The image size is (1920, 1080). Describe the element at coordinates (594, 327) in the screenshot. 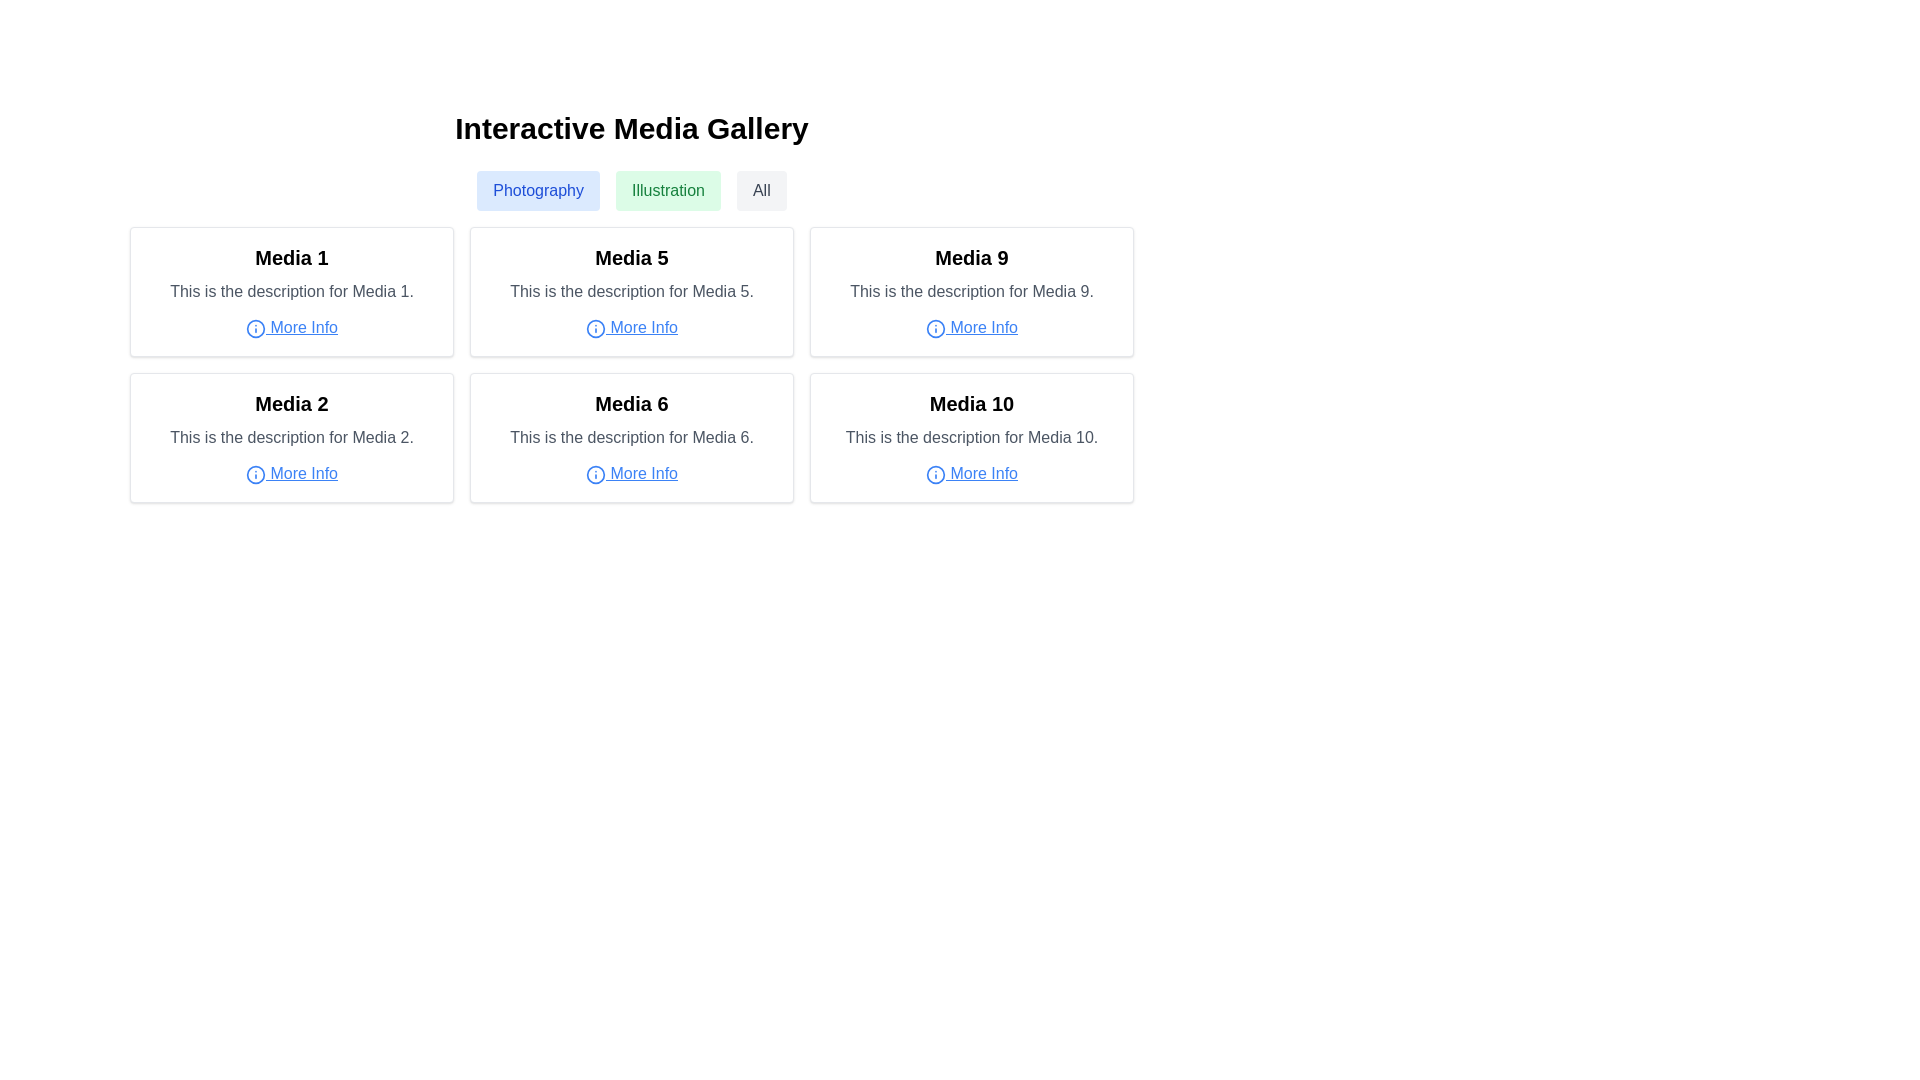

I see `the circular element of the information icon within the 'Media 5' card, which is styled in a minimalist monochromatic design` at that location.